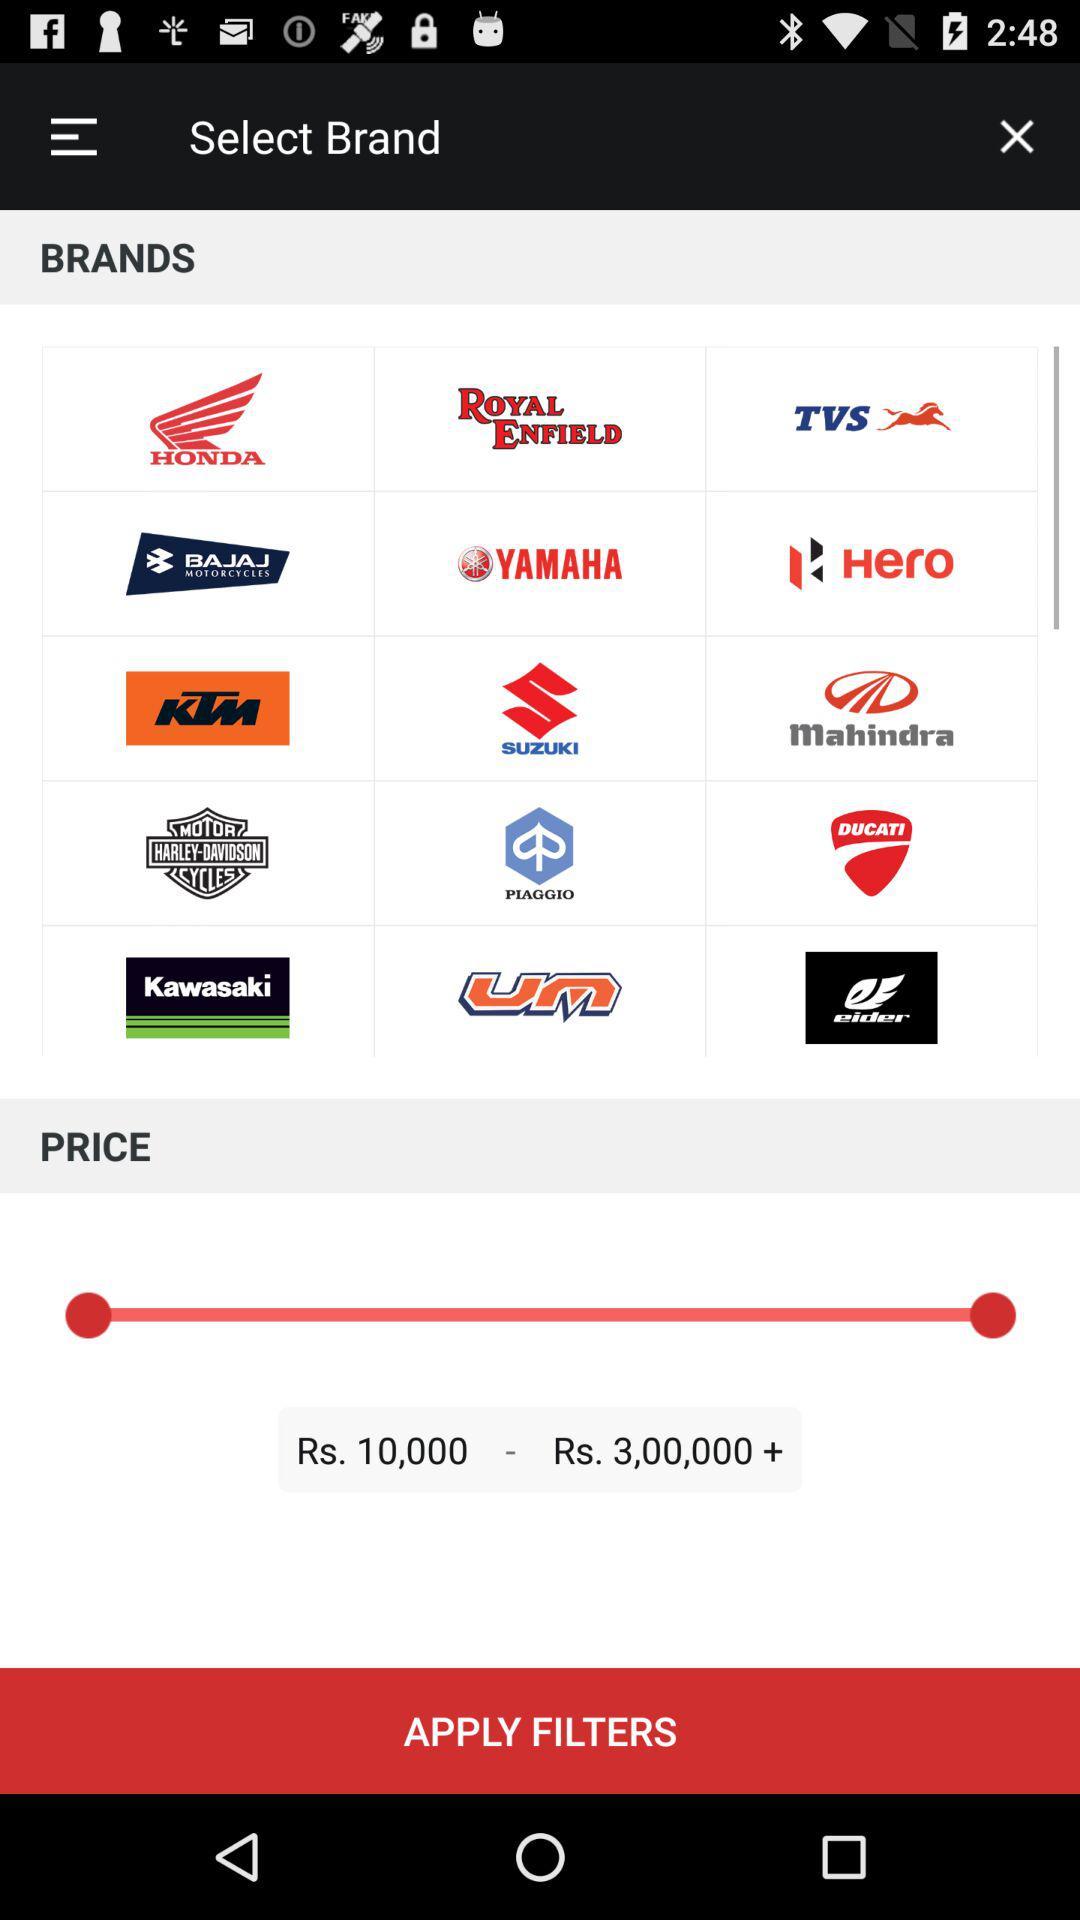 Image resolution: width=1080 pixels, height=1920 pixels. Describe the element at coordinates (1017, 135) in the screenshot. I see `item to the right of the select brand icon` at that location.